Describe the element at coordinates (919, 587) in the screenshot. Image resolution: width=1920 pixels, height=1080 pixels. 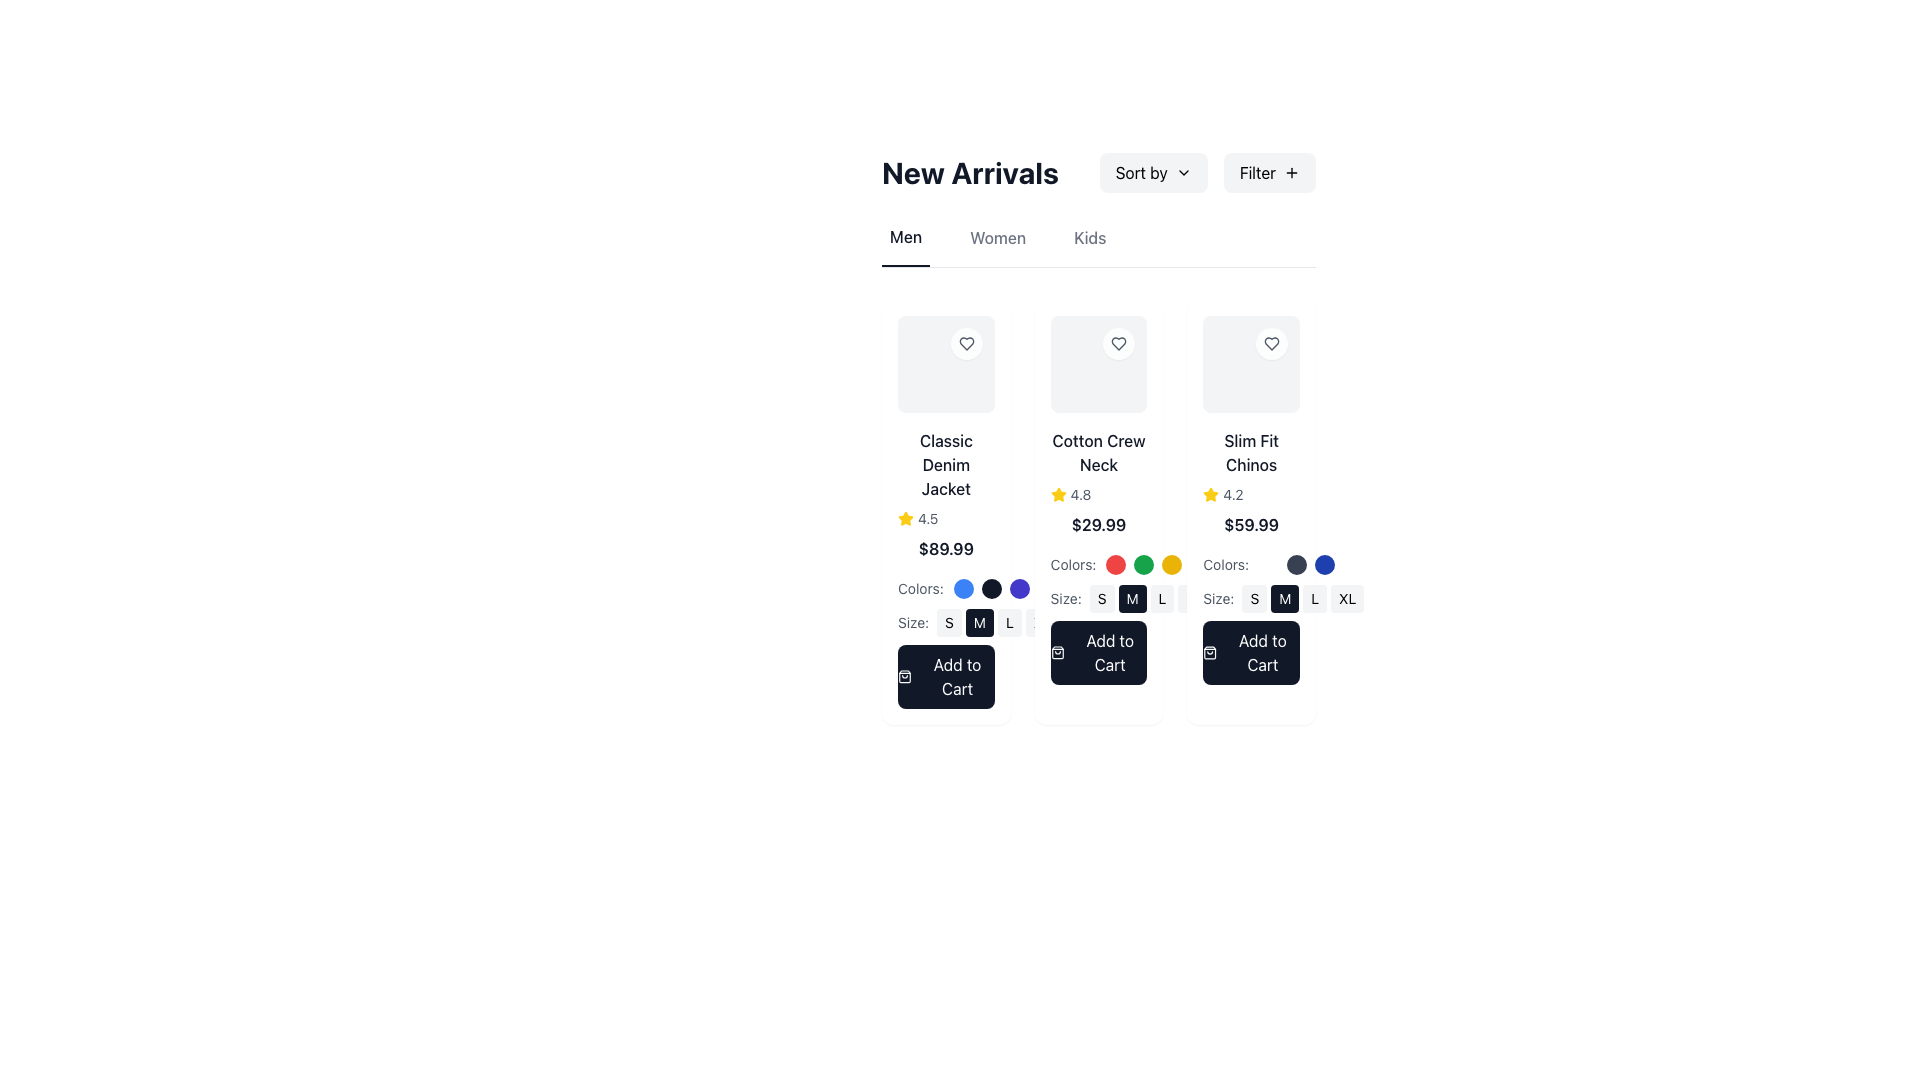
I see `label indicating the purpose of the adjacent color selection circles for the 'Classic Denim Jacket', located to the left of the color selection circles and above the size selection options` at that location.